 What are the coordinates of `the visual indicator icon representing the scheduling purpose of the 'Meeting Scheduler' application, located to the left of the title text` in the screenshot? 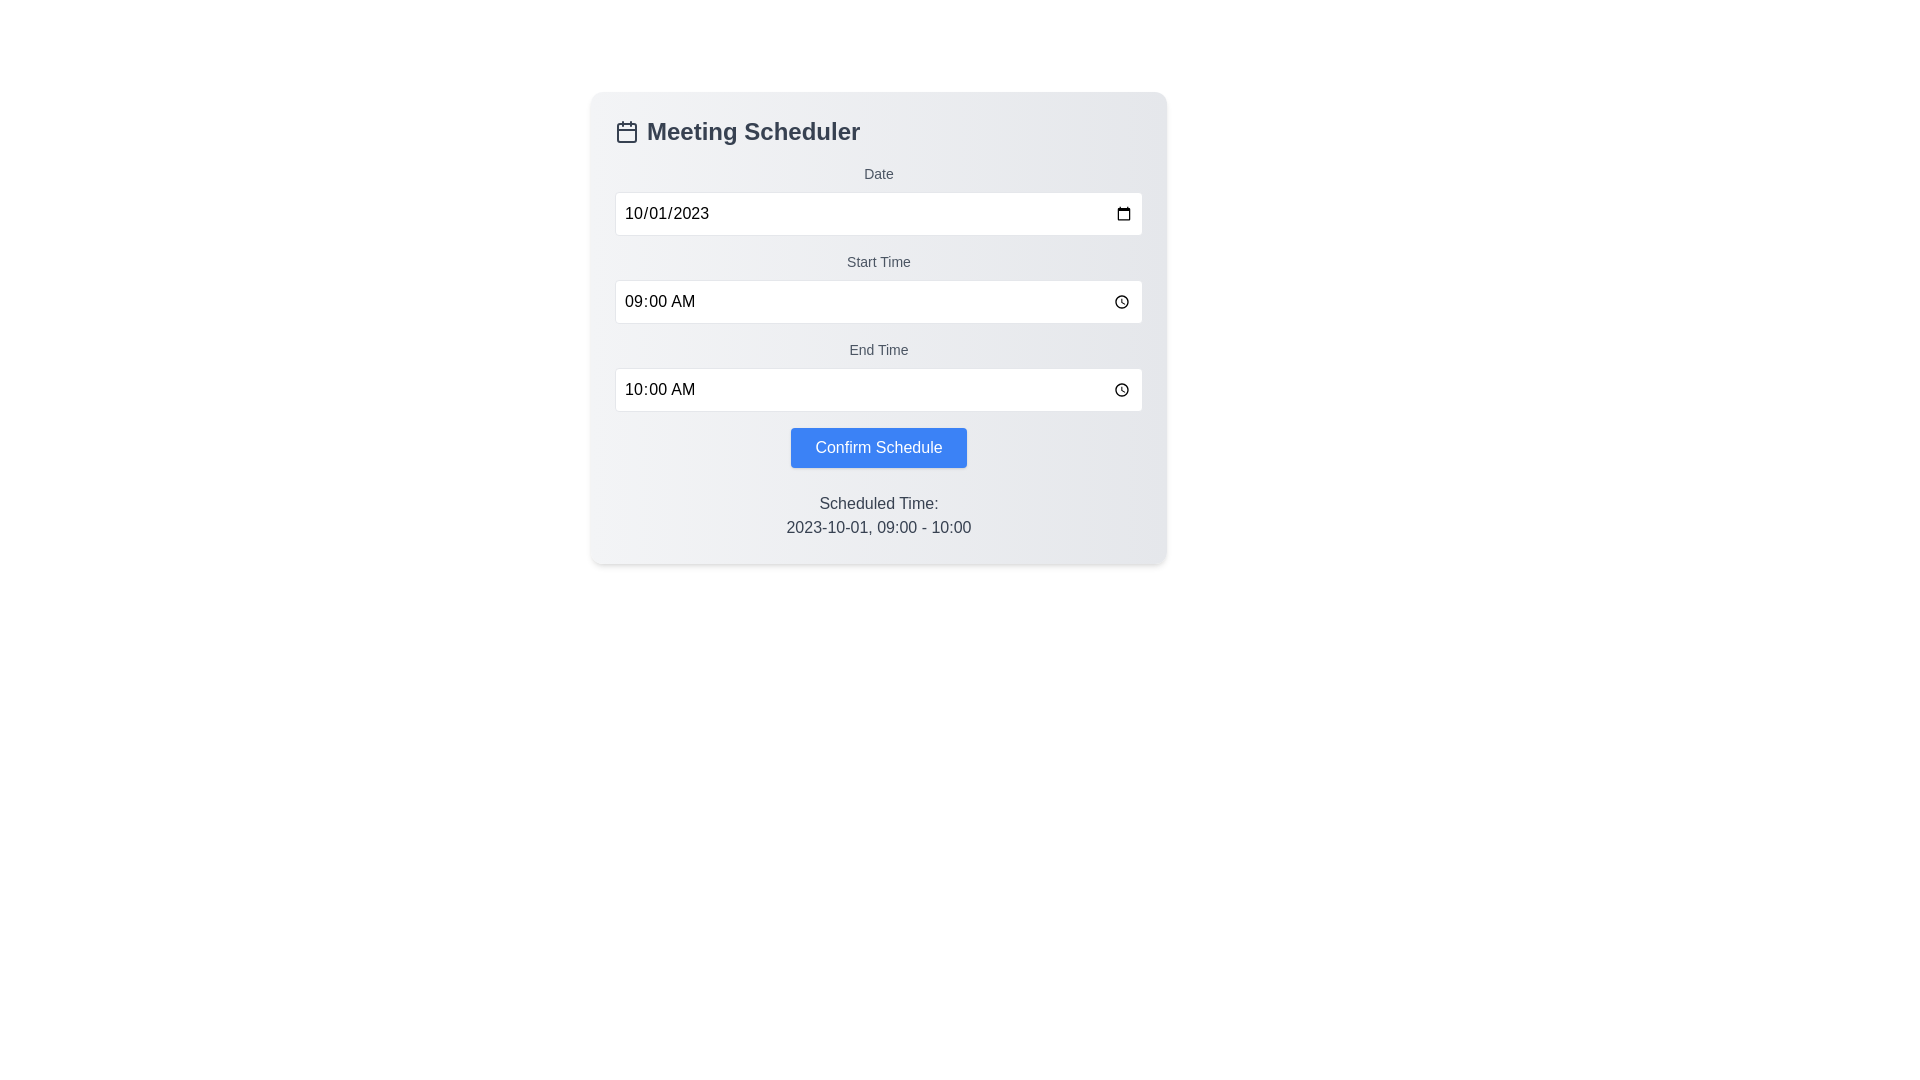 It's located at (626, 131).